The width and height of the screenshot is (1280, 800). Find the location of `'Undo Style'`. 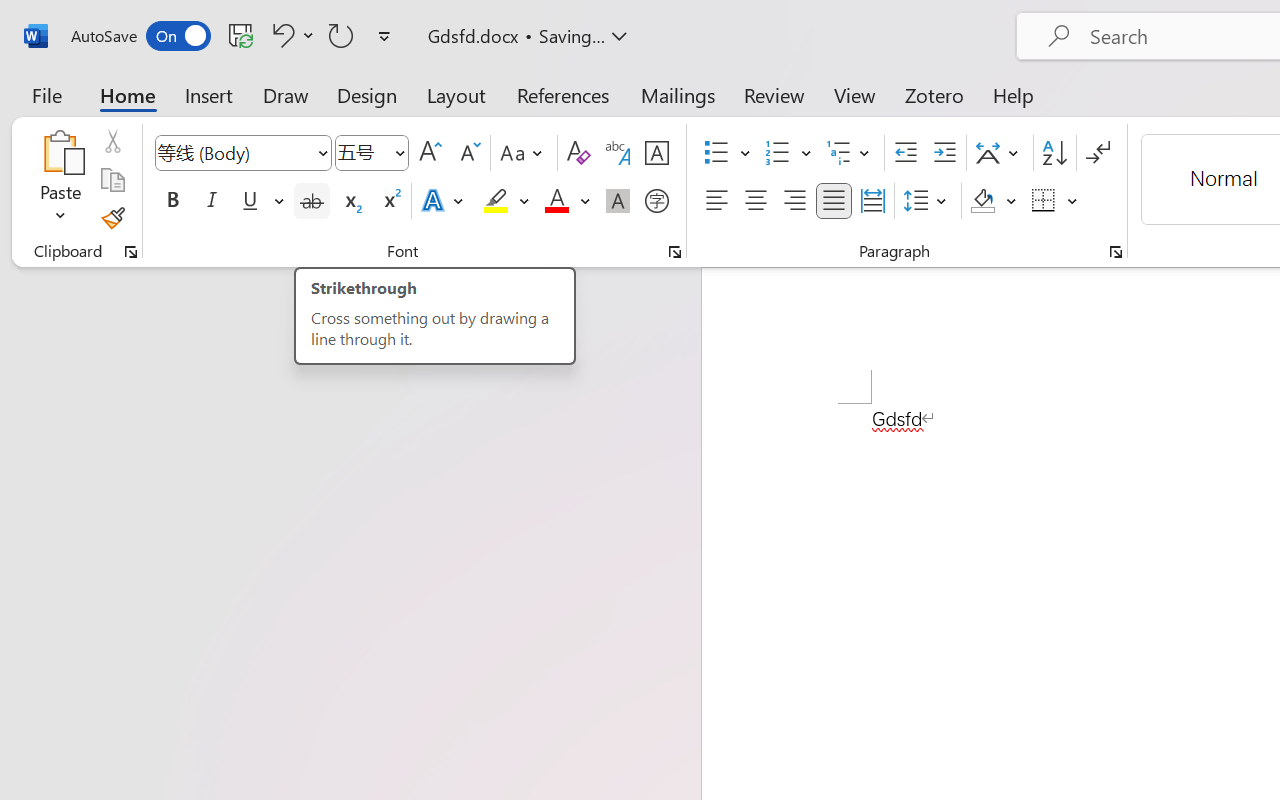

'Undo Style' is located at coordinates (289, 34).